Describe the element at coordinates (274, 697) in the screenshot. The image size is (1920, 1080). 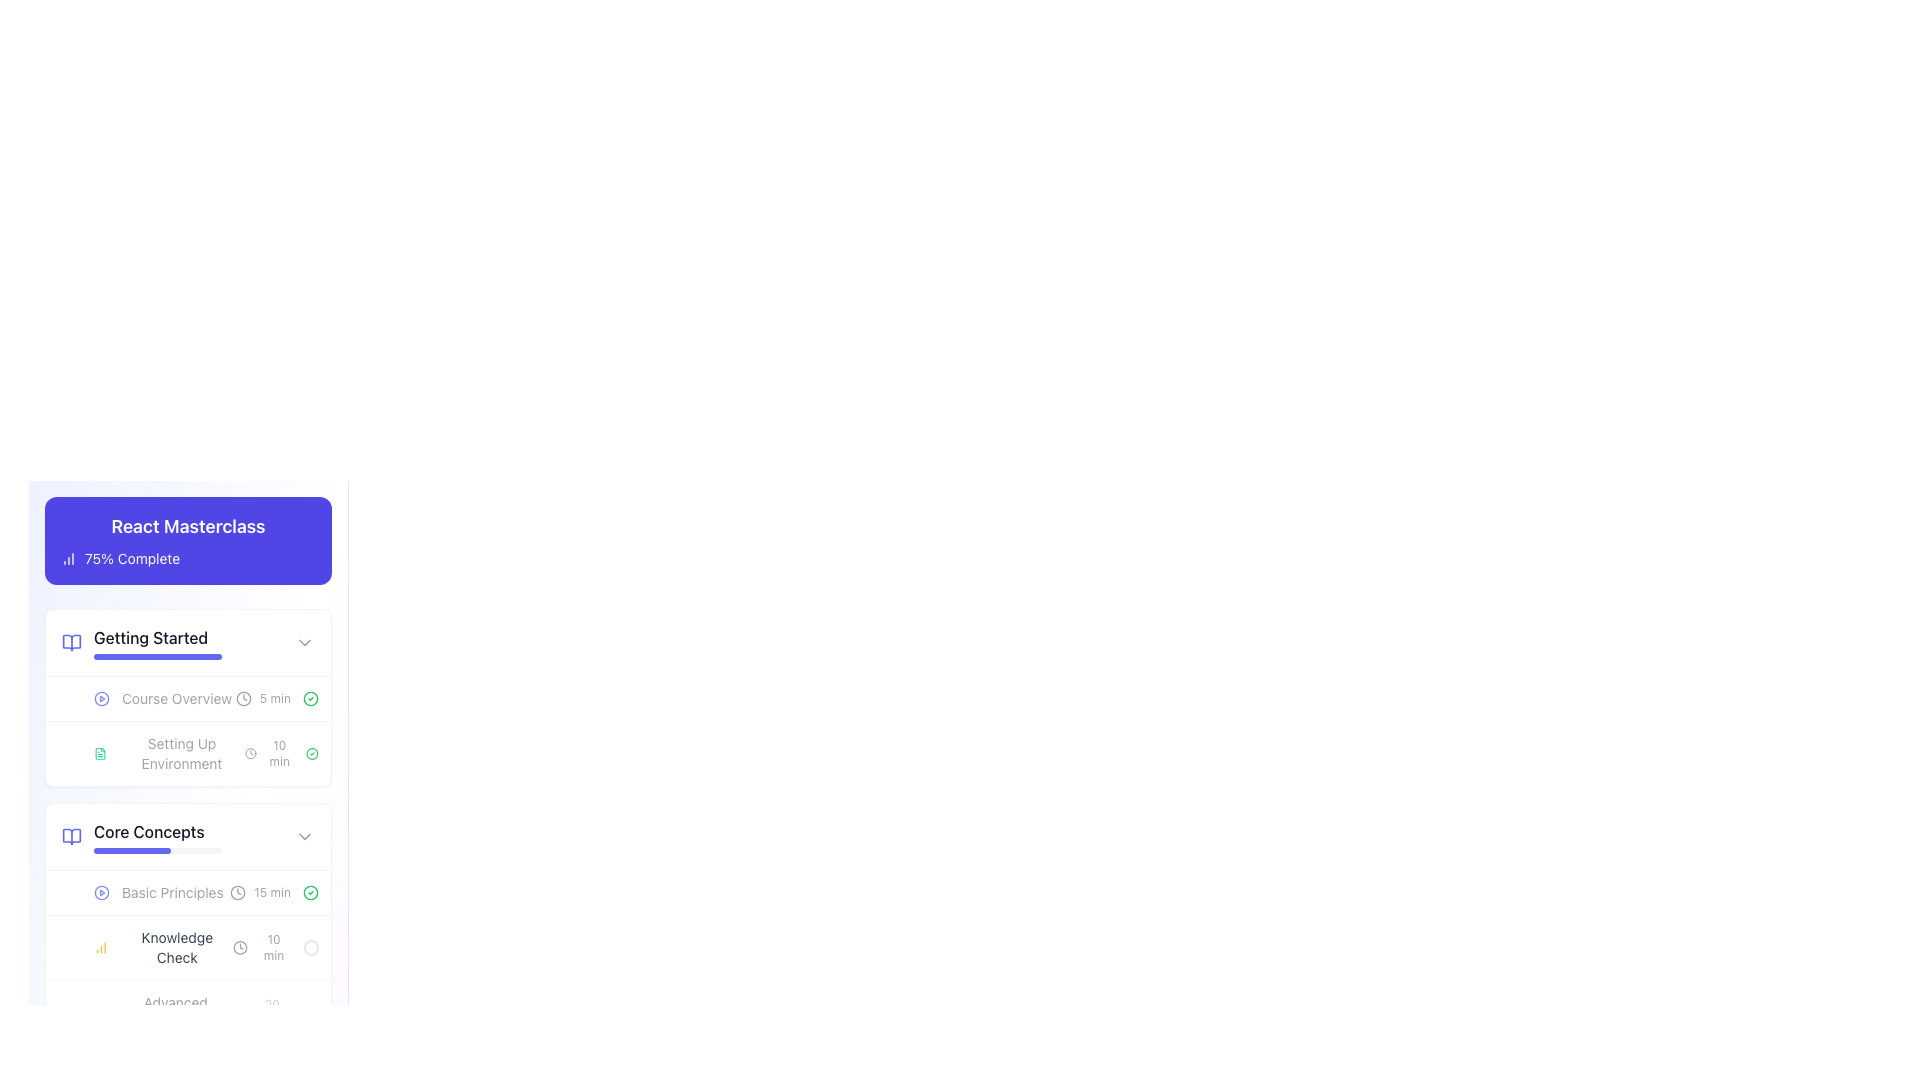
I see `the text label displaying the estimated time for completion located immediately to the right of the clock icon under the 'Course Overview' section in the 'Getting Started' group` at that location.